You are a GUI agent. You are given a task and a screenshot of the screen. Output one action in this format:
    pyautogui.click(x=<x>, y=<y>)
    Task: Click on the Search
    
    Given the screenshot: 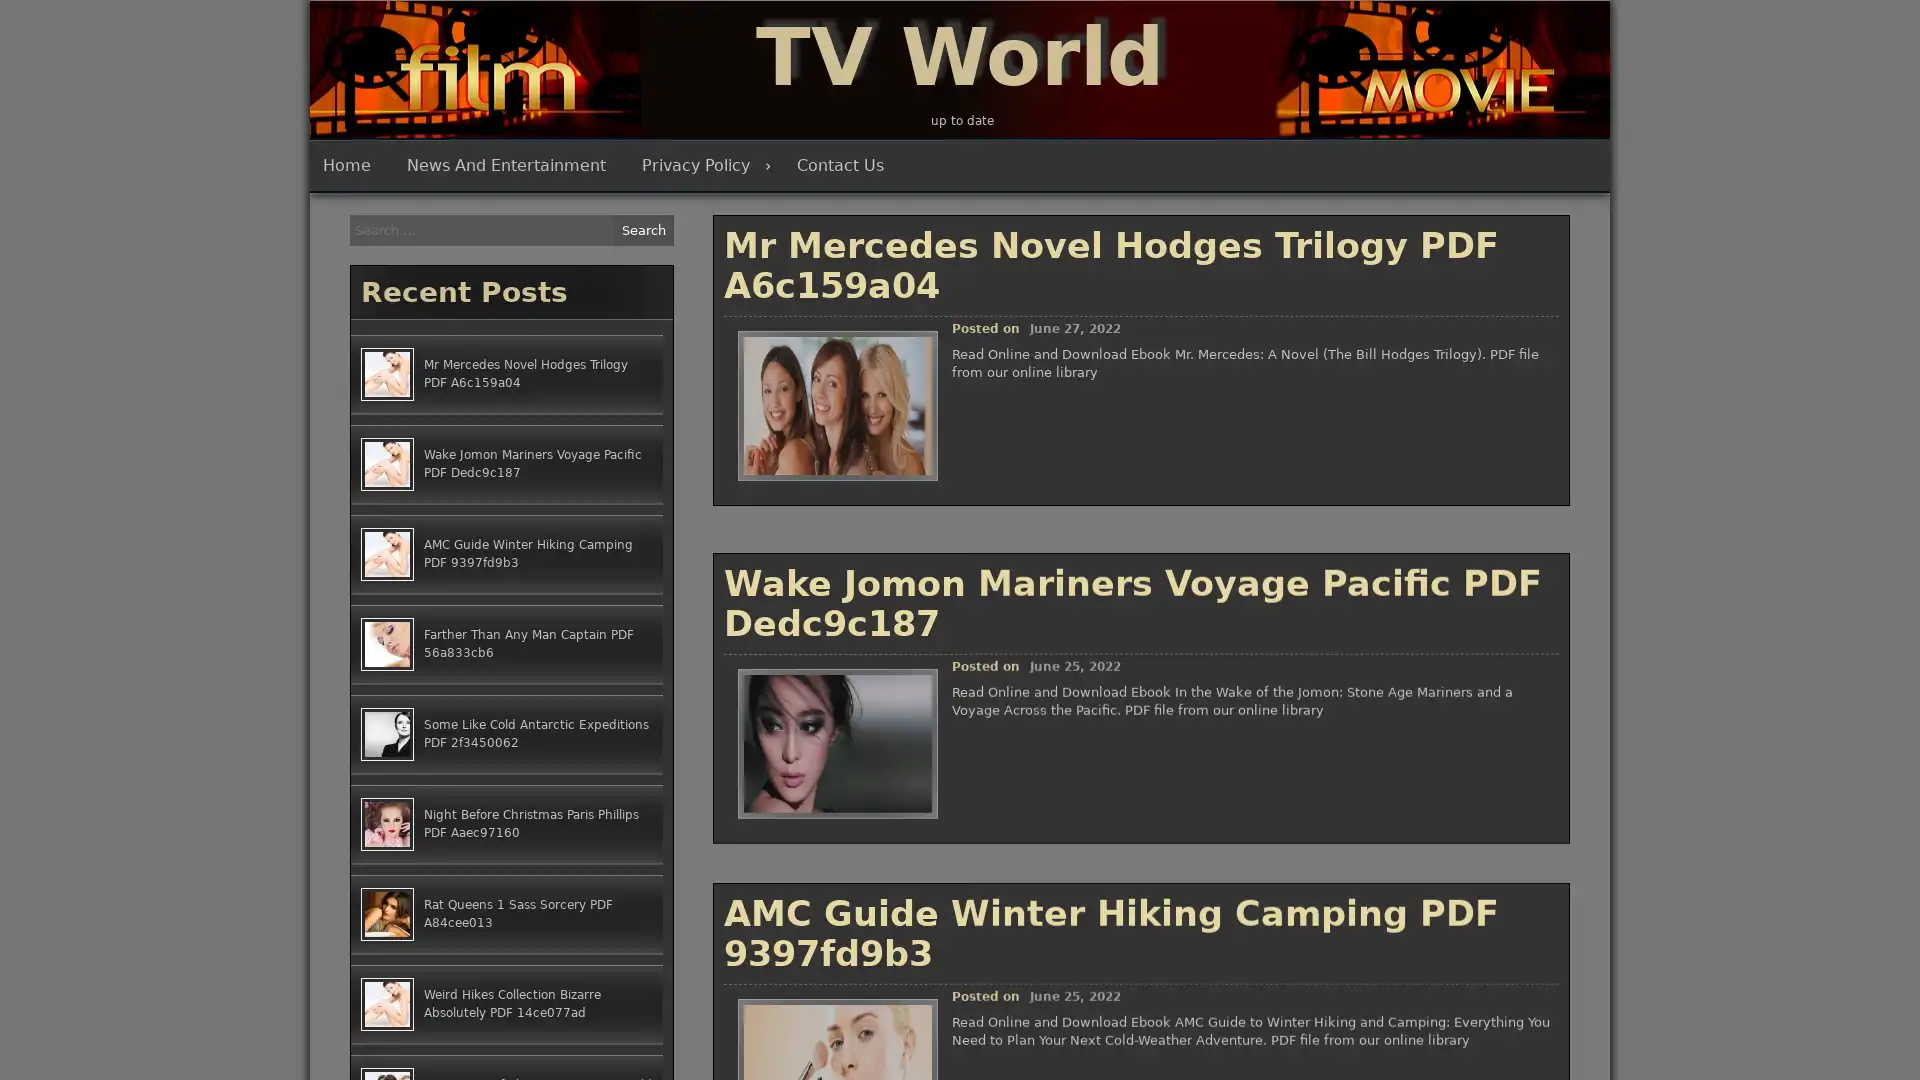 What is the action you would take?
    pyautogui.click(x=643, y=229)
    